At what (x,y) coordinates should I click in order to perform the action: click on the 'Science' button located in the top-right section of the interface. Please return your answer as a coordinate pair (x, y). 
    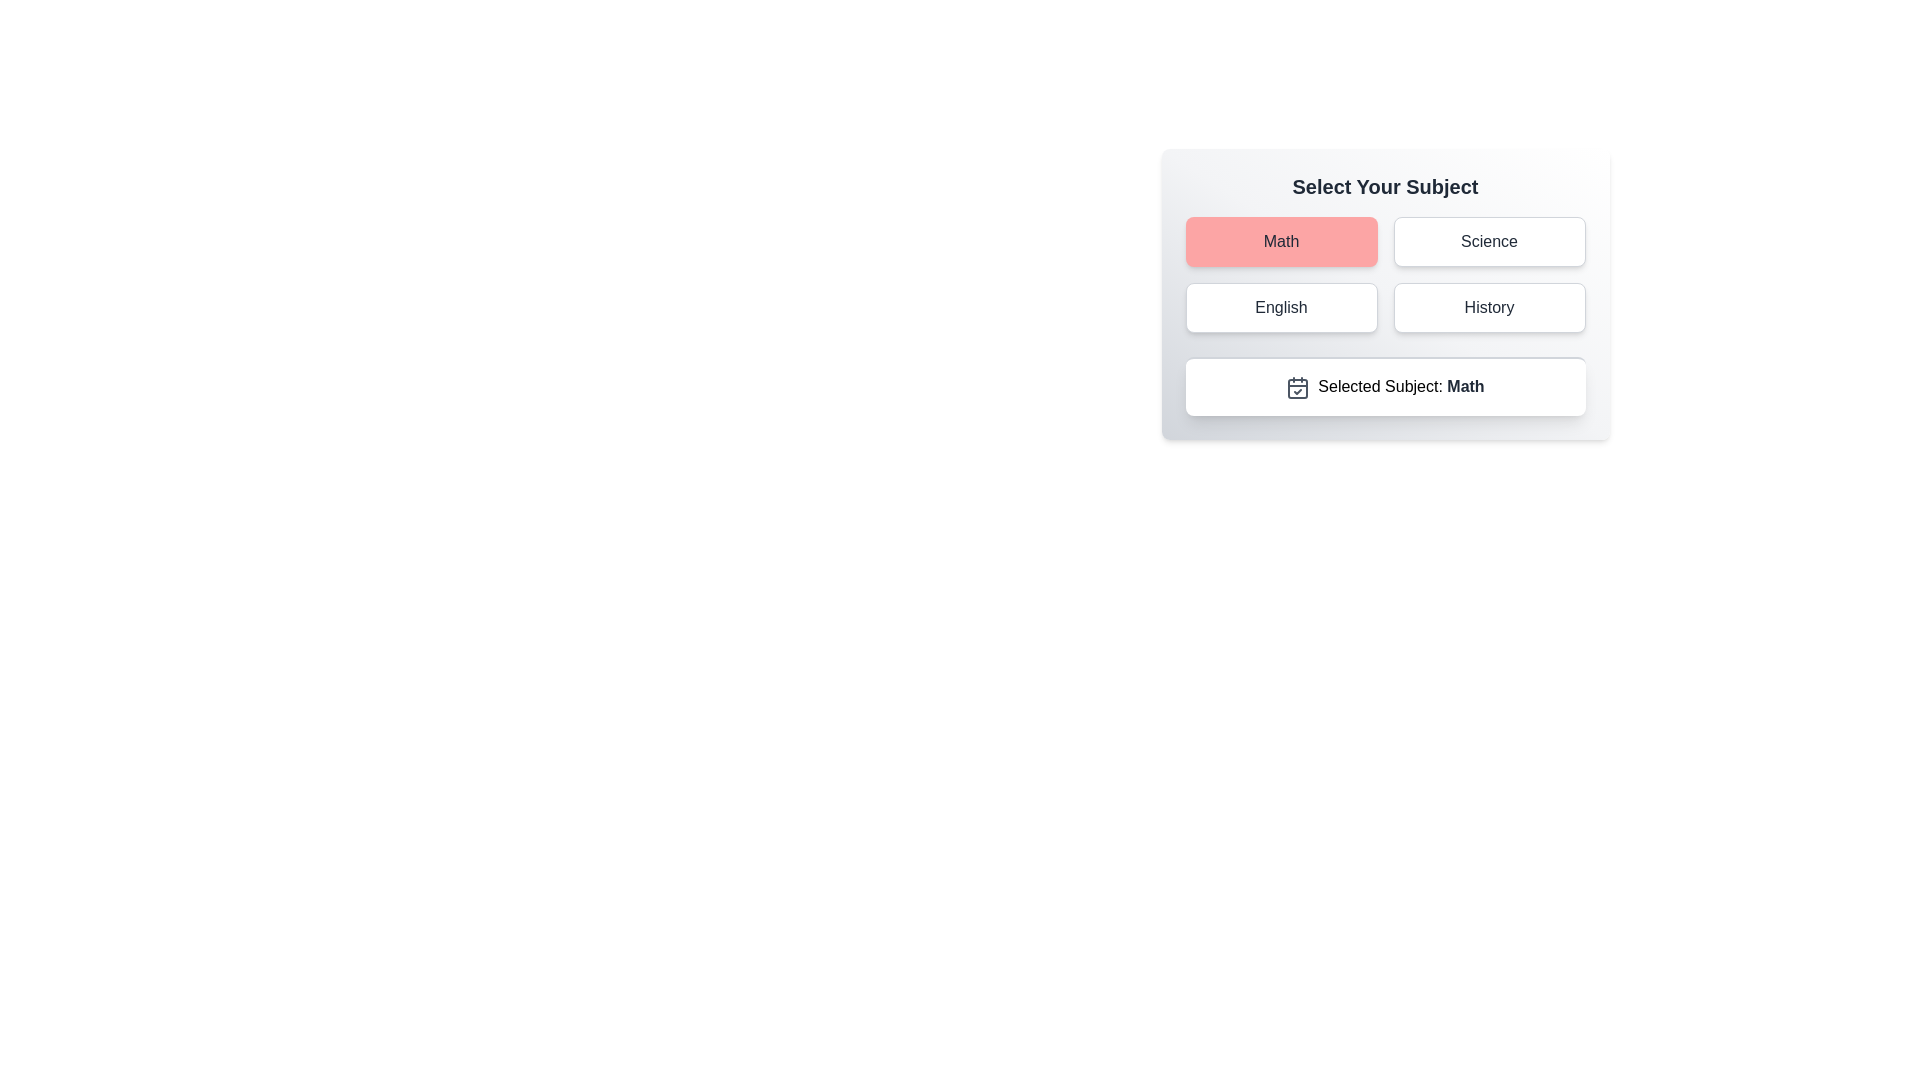
    Looking at the image, I should click on (1489, 241).